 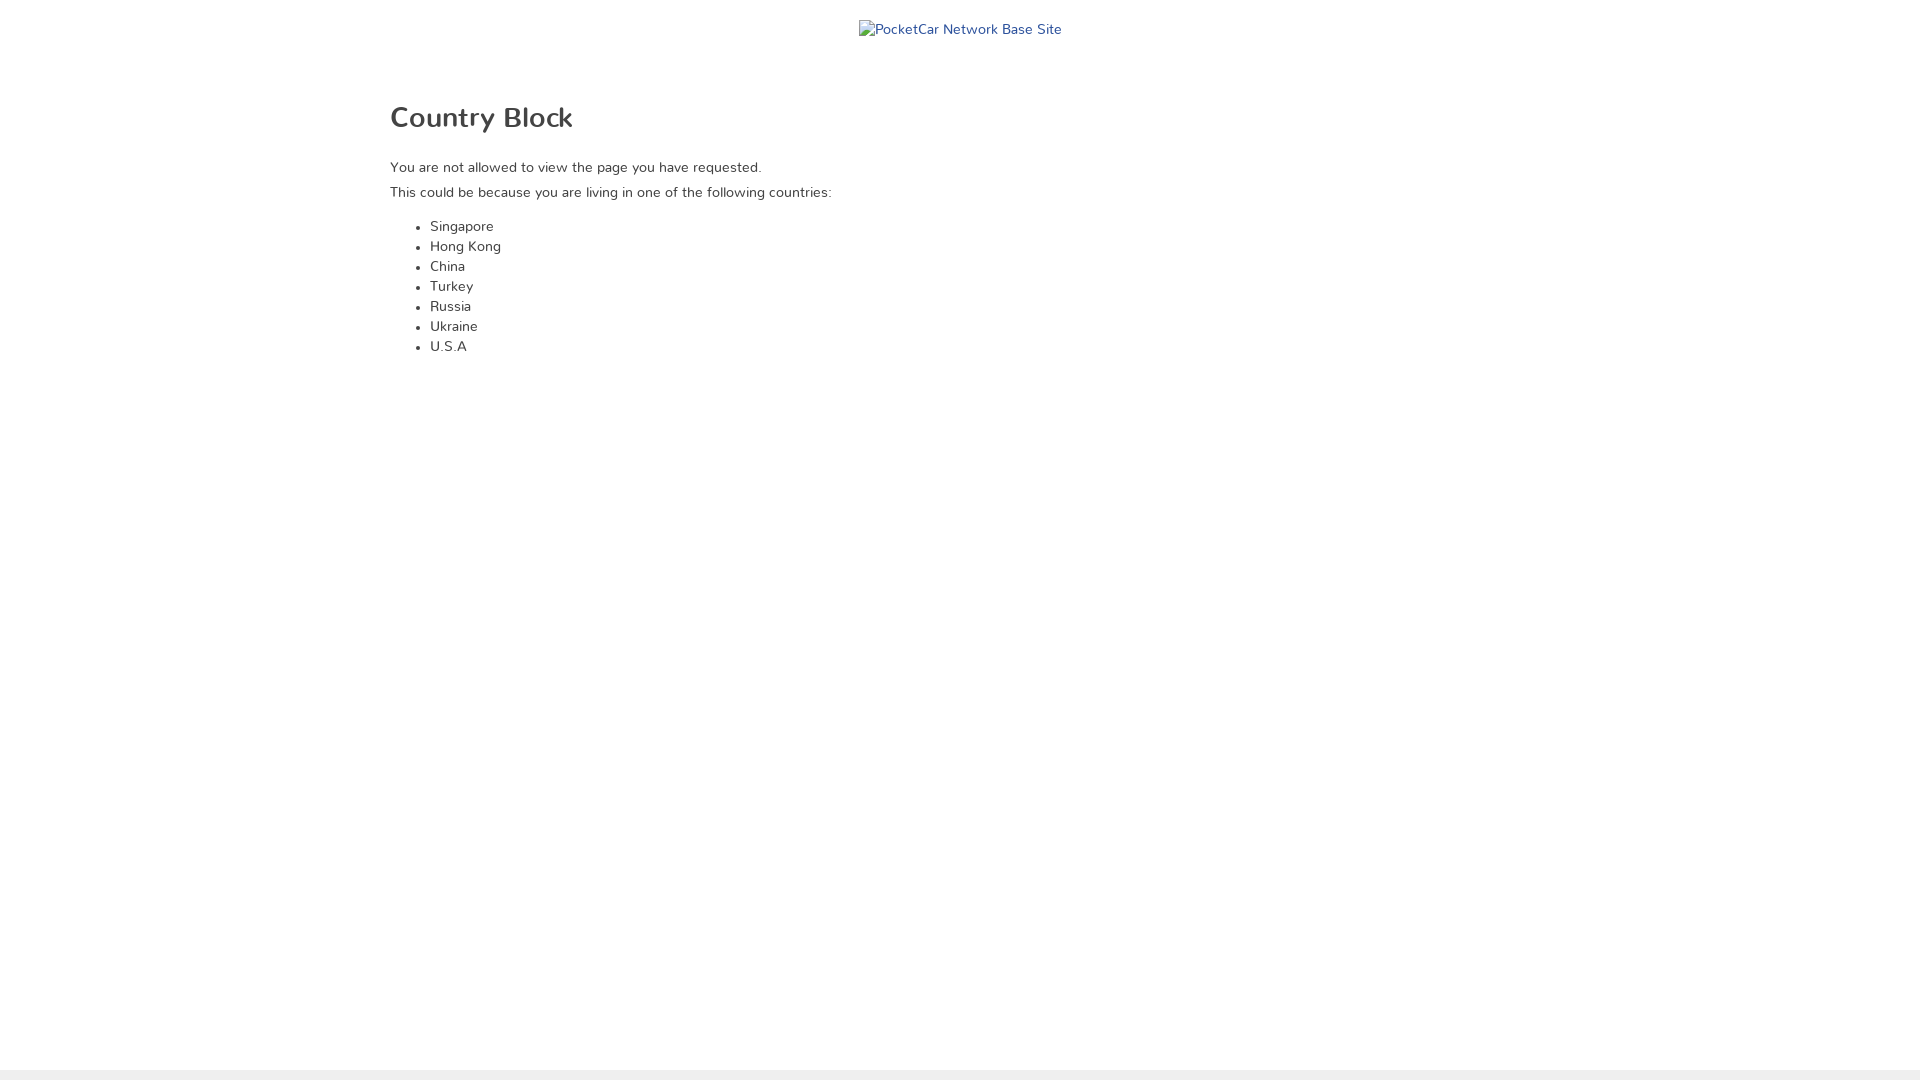 I want to click on 'PocketCar Network Base Site', so click(x=958, y=19).